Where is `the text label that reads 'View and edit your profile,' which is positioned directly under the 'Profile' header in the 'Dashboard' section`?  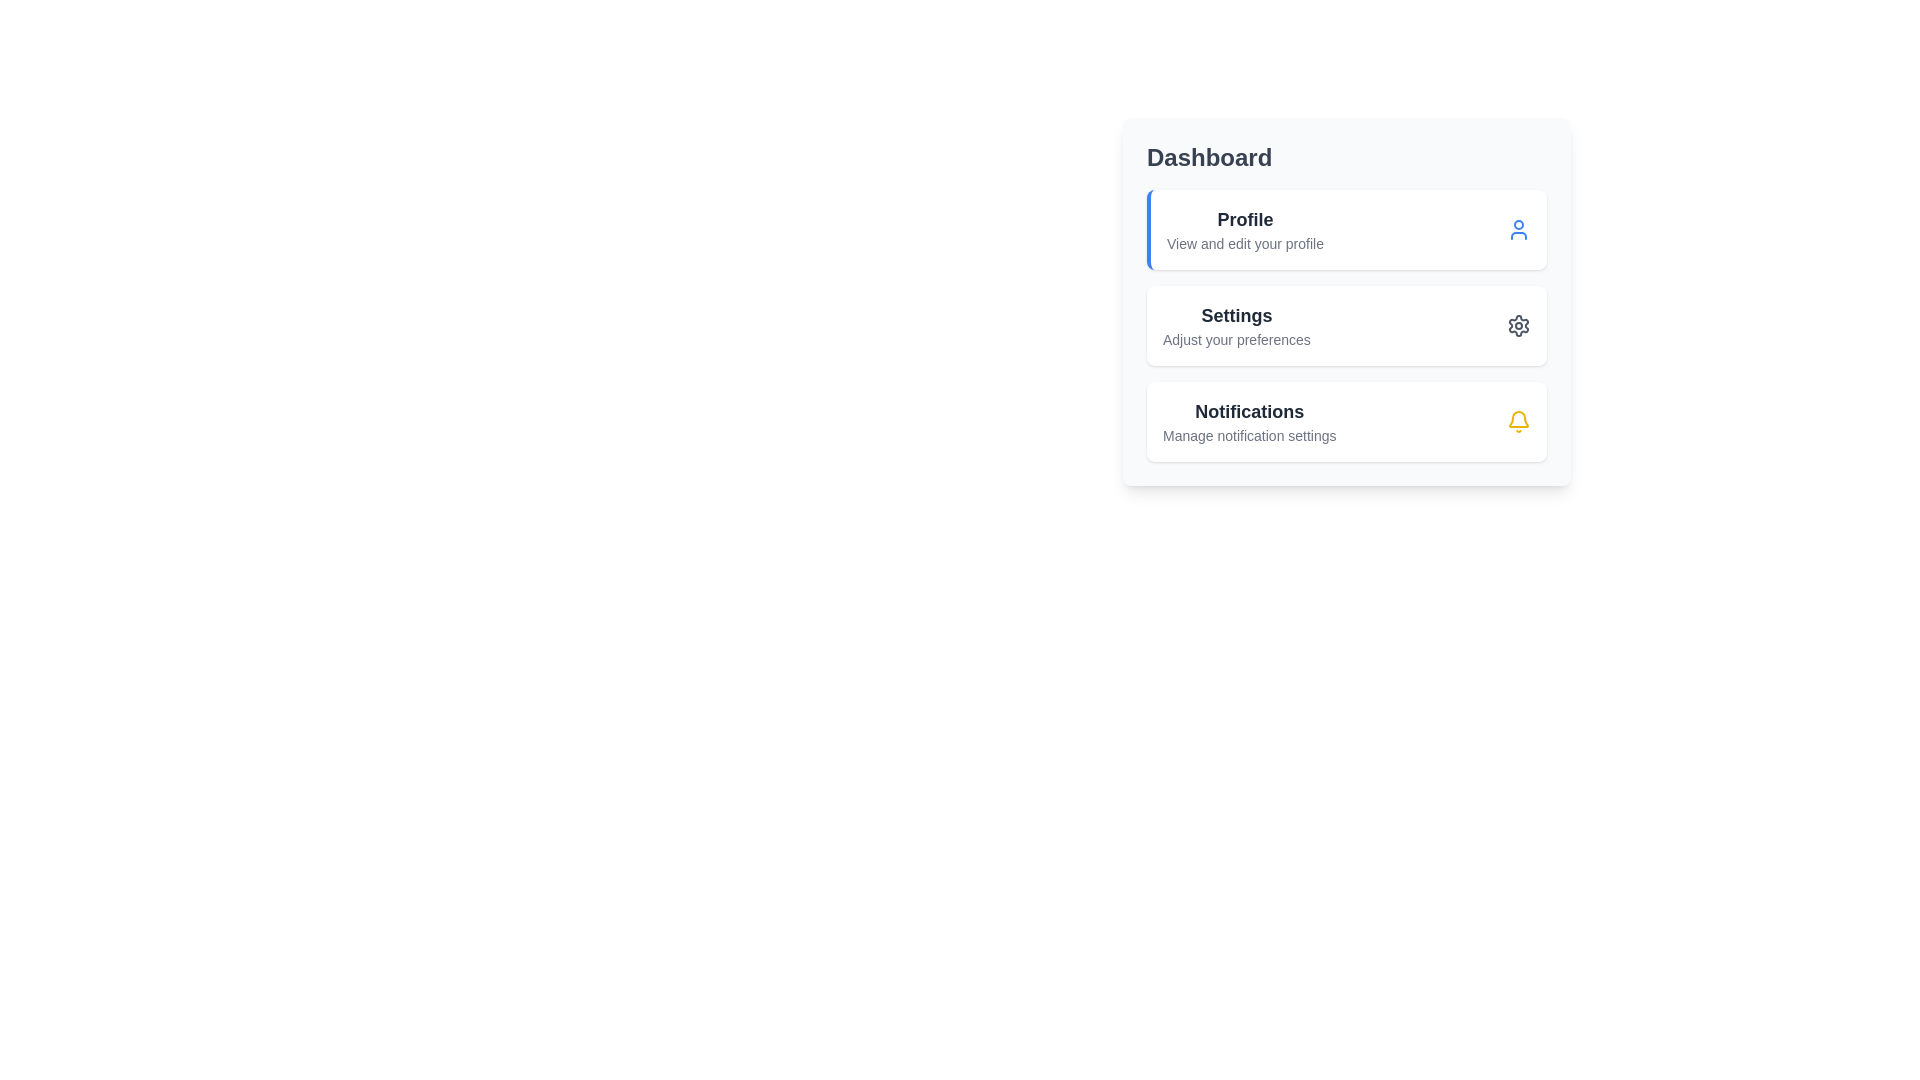
the text label that reads 'View and edit your profile,' which is positioned directly under the 'Profile' header in the 'Dashboard' section is located at coordinates (1244, 242).